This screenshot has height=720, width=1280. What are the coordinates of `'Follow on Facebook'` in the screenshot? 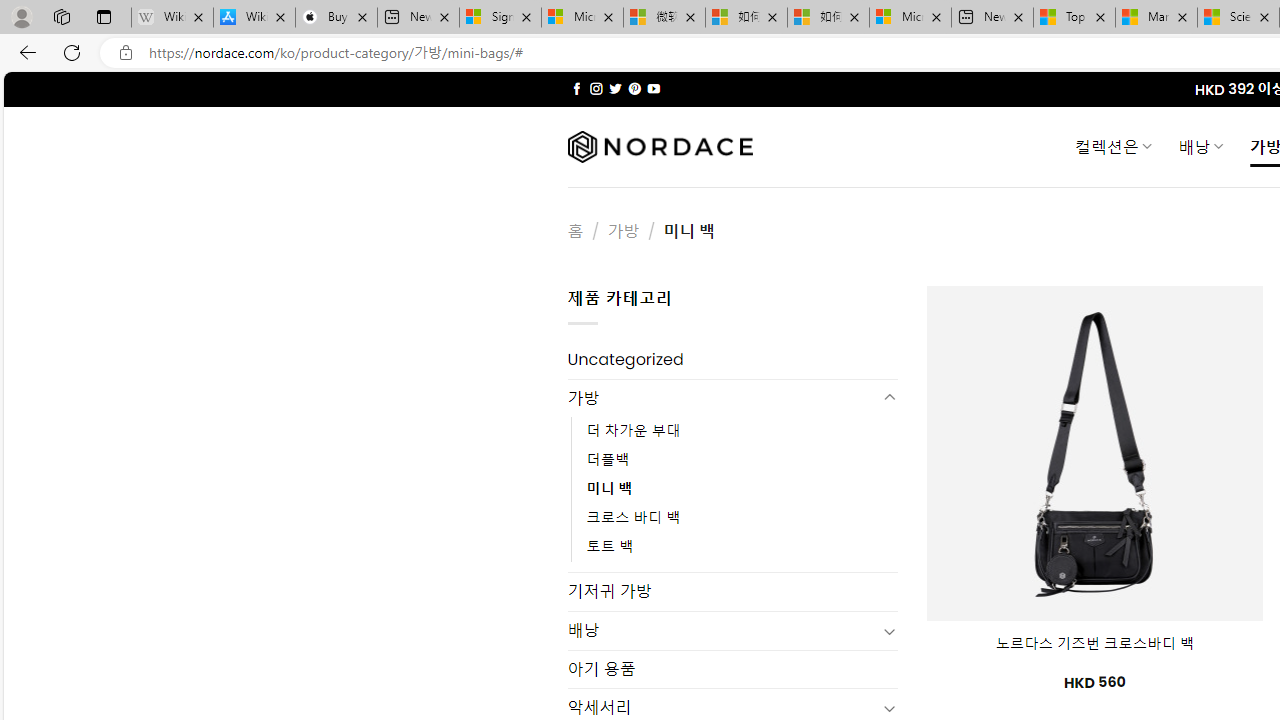 It's located at (576, 88).